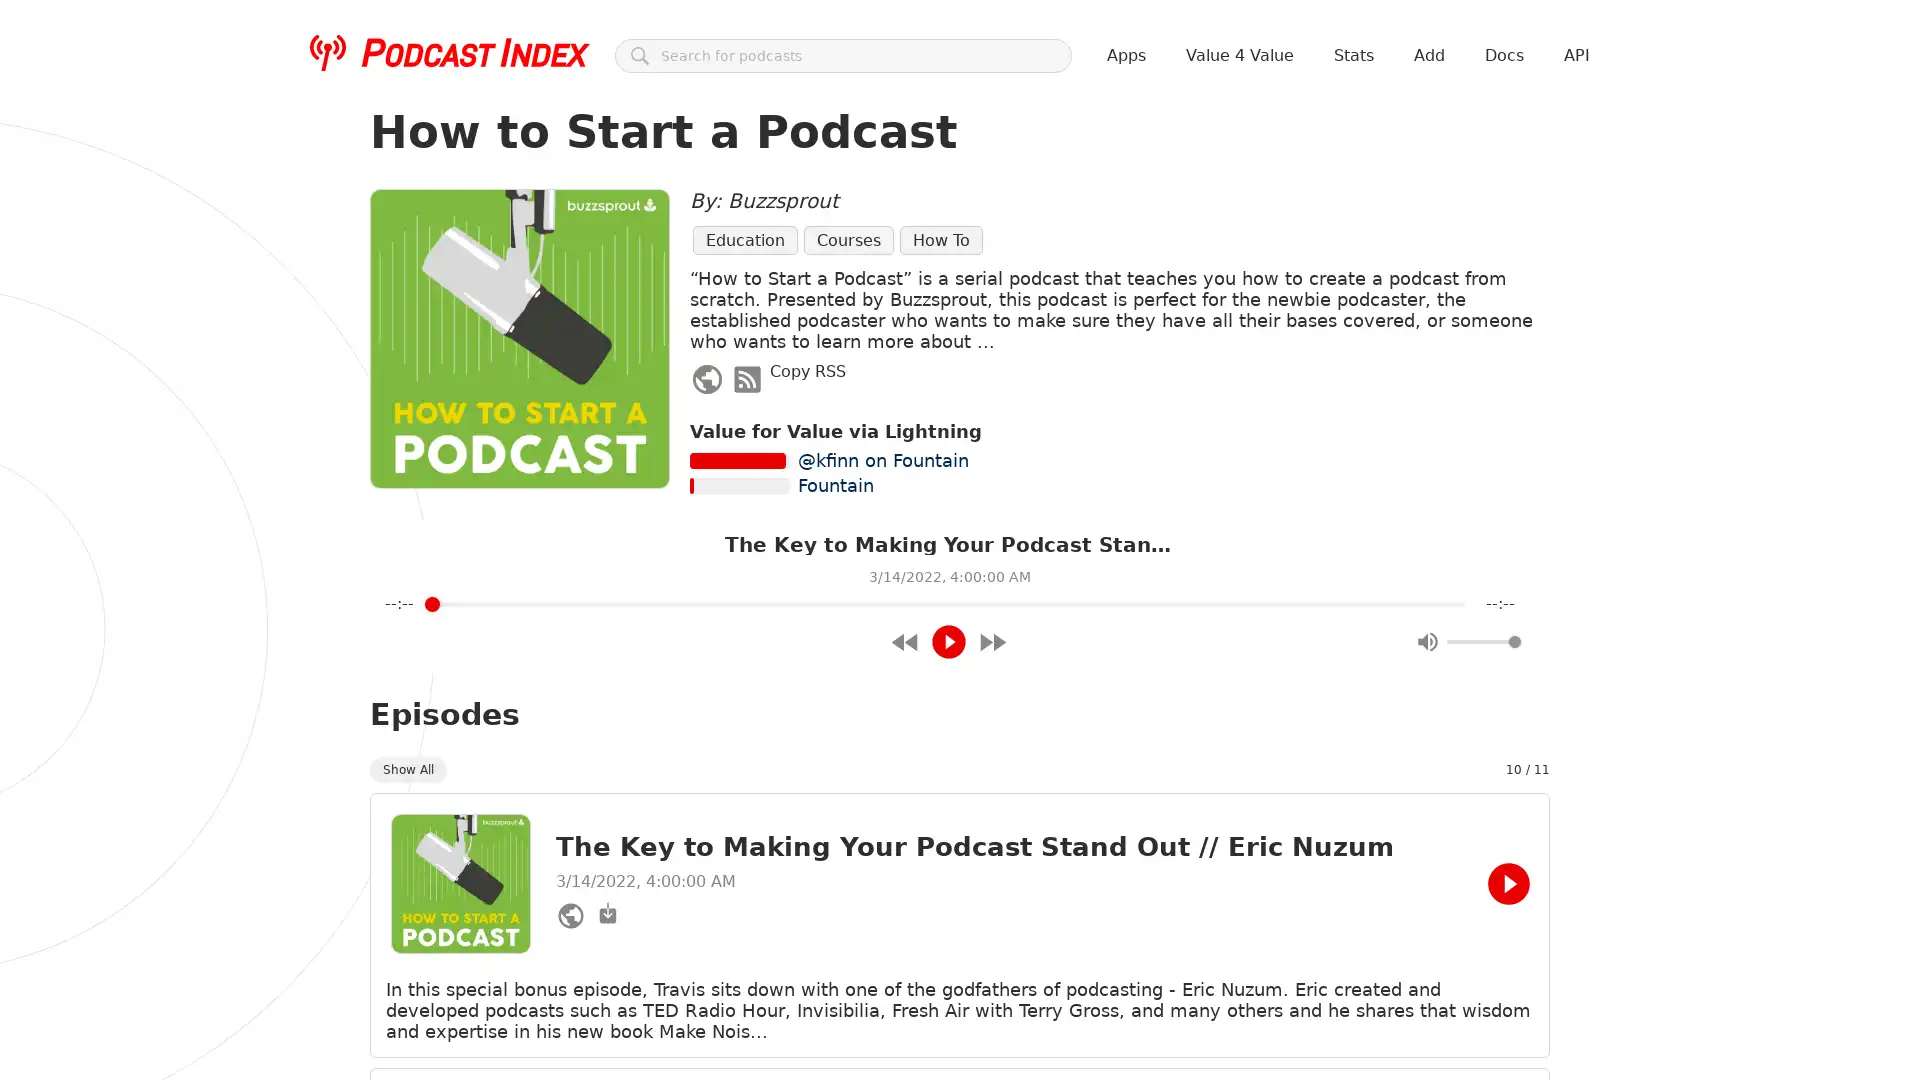 This screenshot has width=1920, height=1080. What do you see at coordinates (407, 767) in the screenshot?
I see `Show All` at bounding box center [407, 767].